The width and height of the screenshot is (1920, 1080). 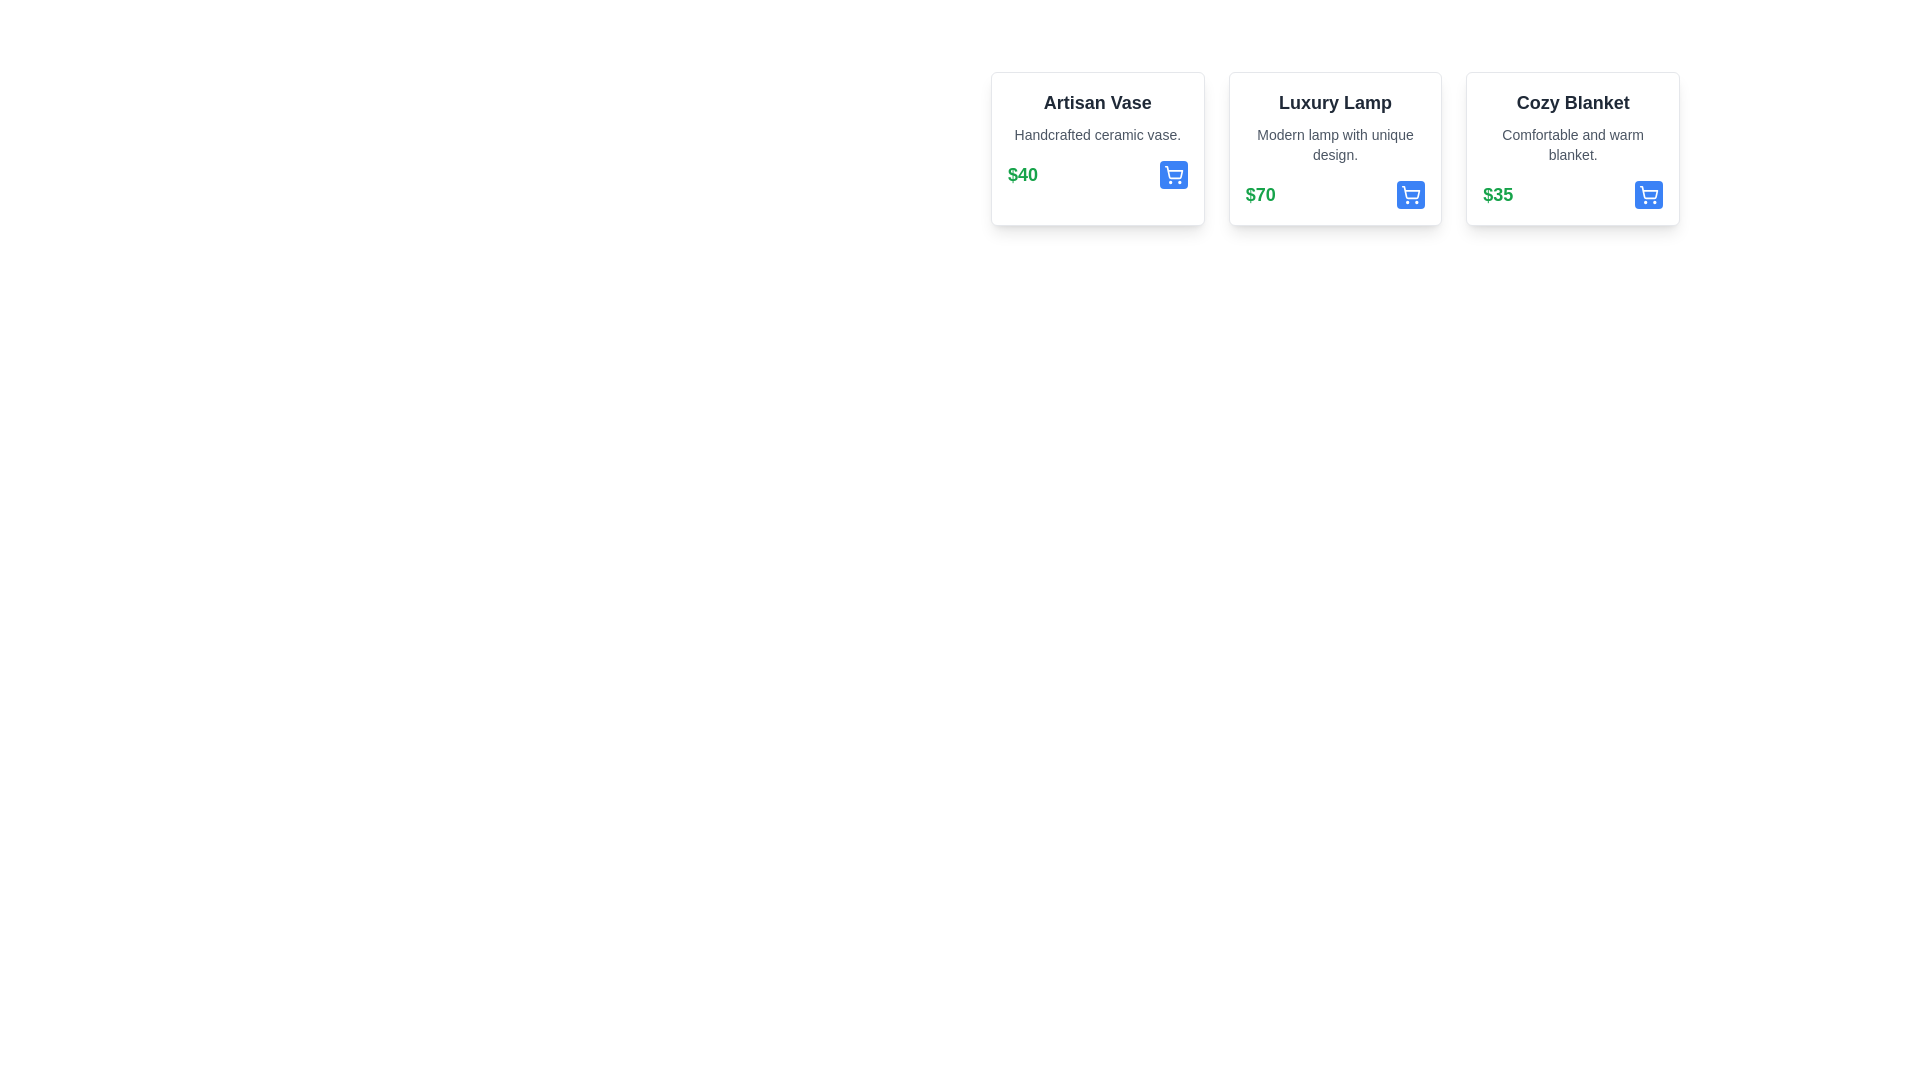 What do you see at coordinates (1572, 148) in the screenshot?
I see `the 'Cozy Blanket' product card, which is the third card in a grid layout with rounded corners and a drop shadow` at bounding box center [1572, 148].